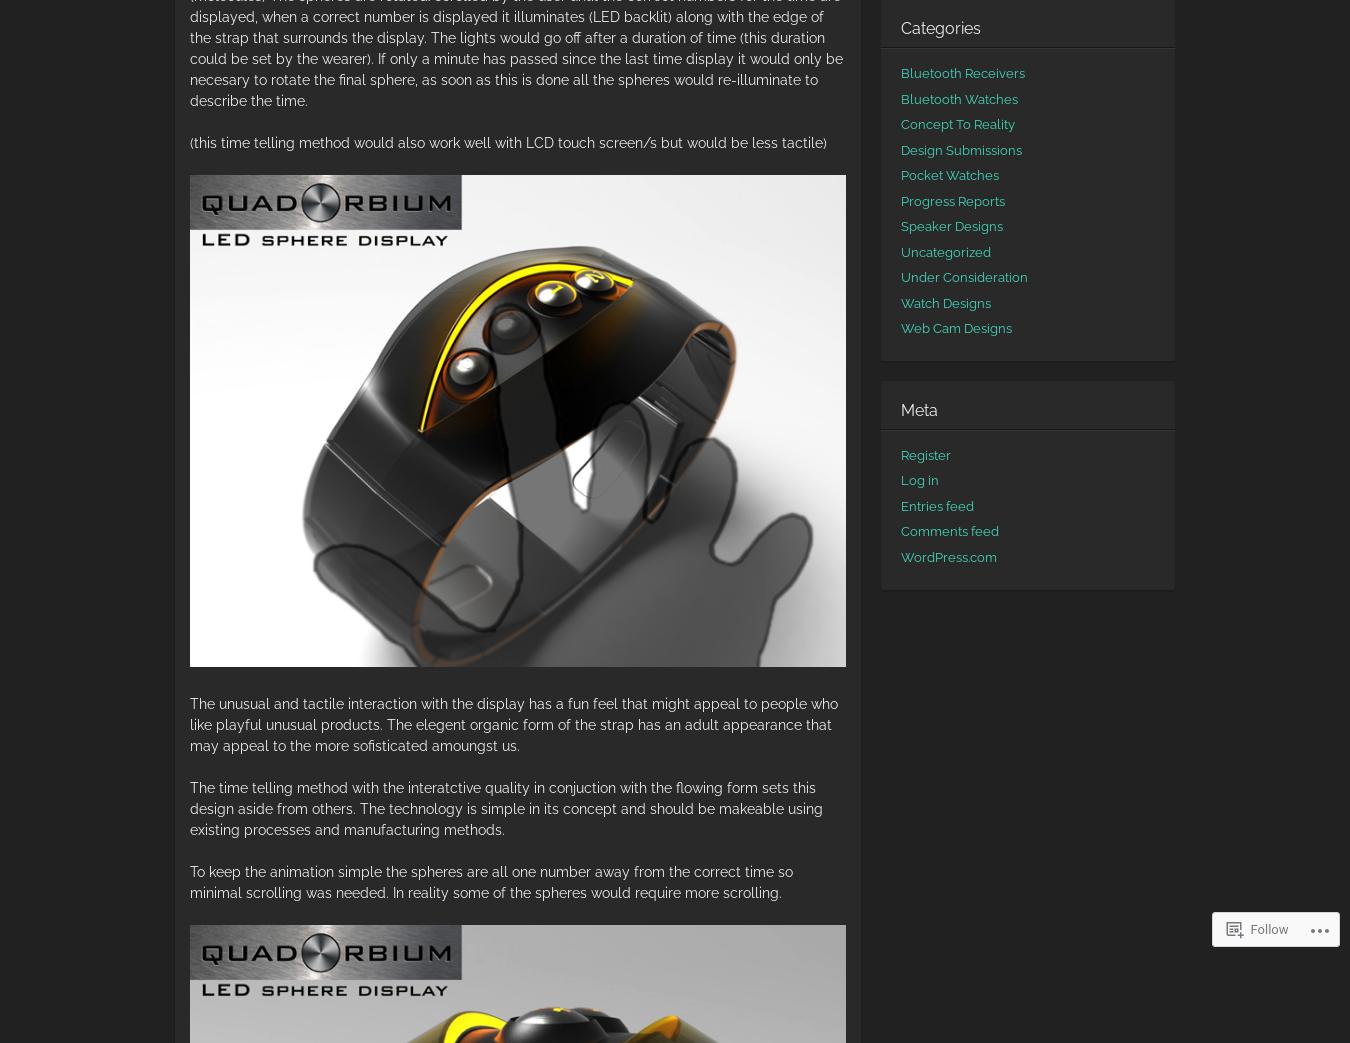 The height and width of the screenshot is (1043, 1350). I want to click on 'Web Cam Designs', so click(900, 327).